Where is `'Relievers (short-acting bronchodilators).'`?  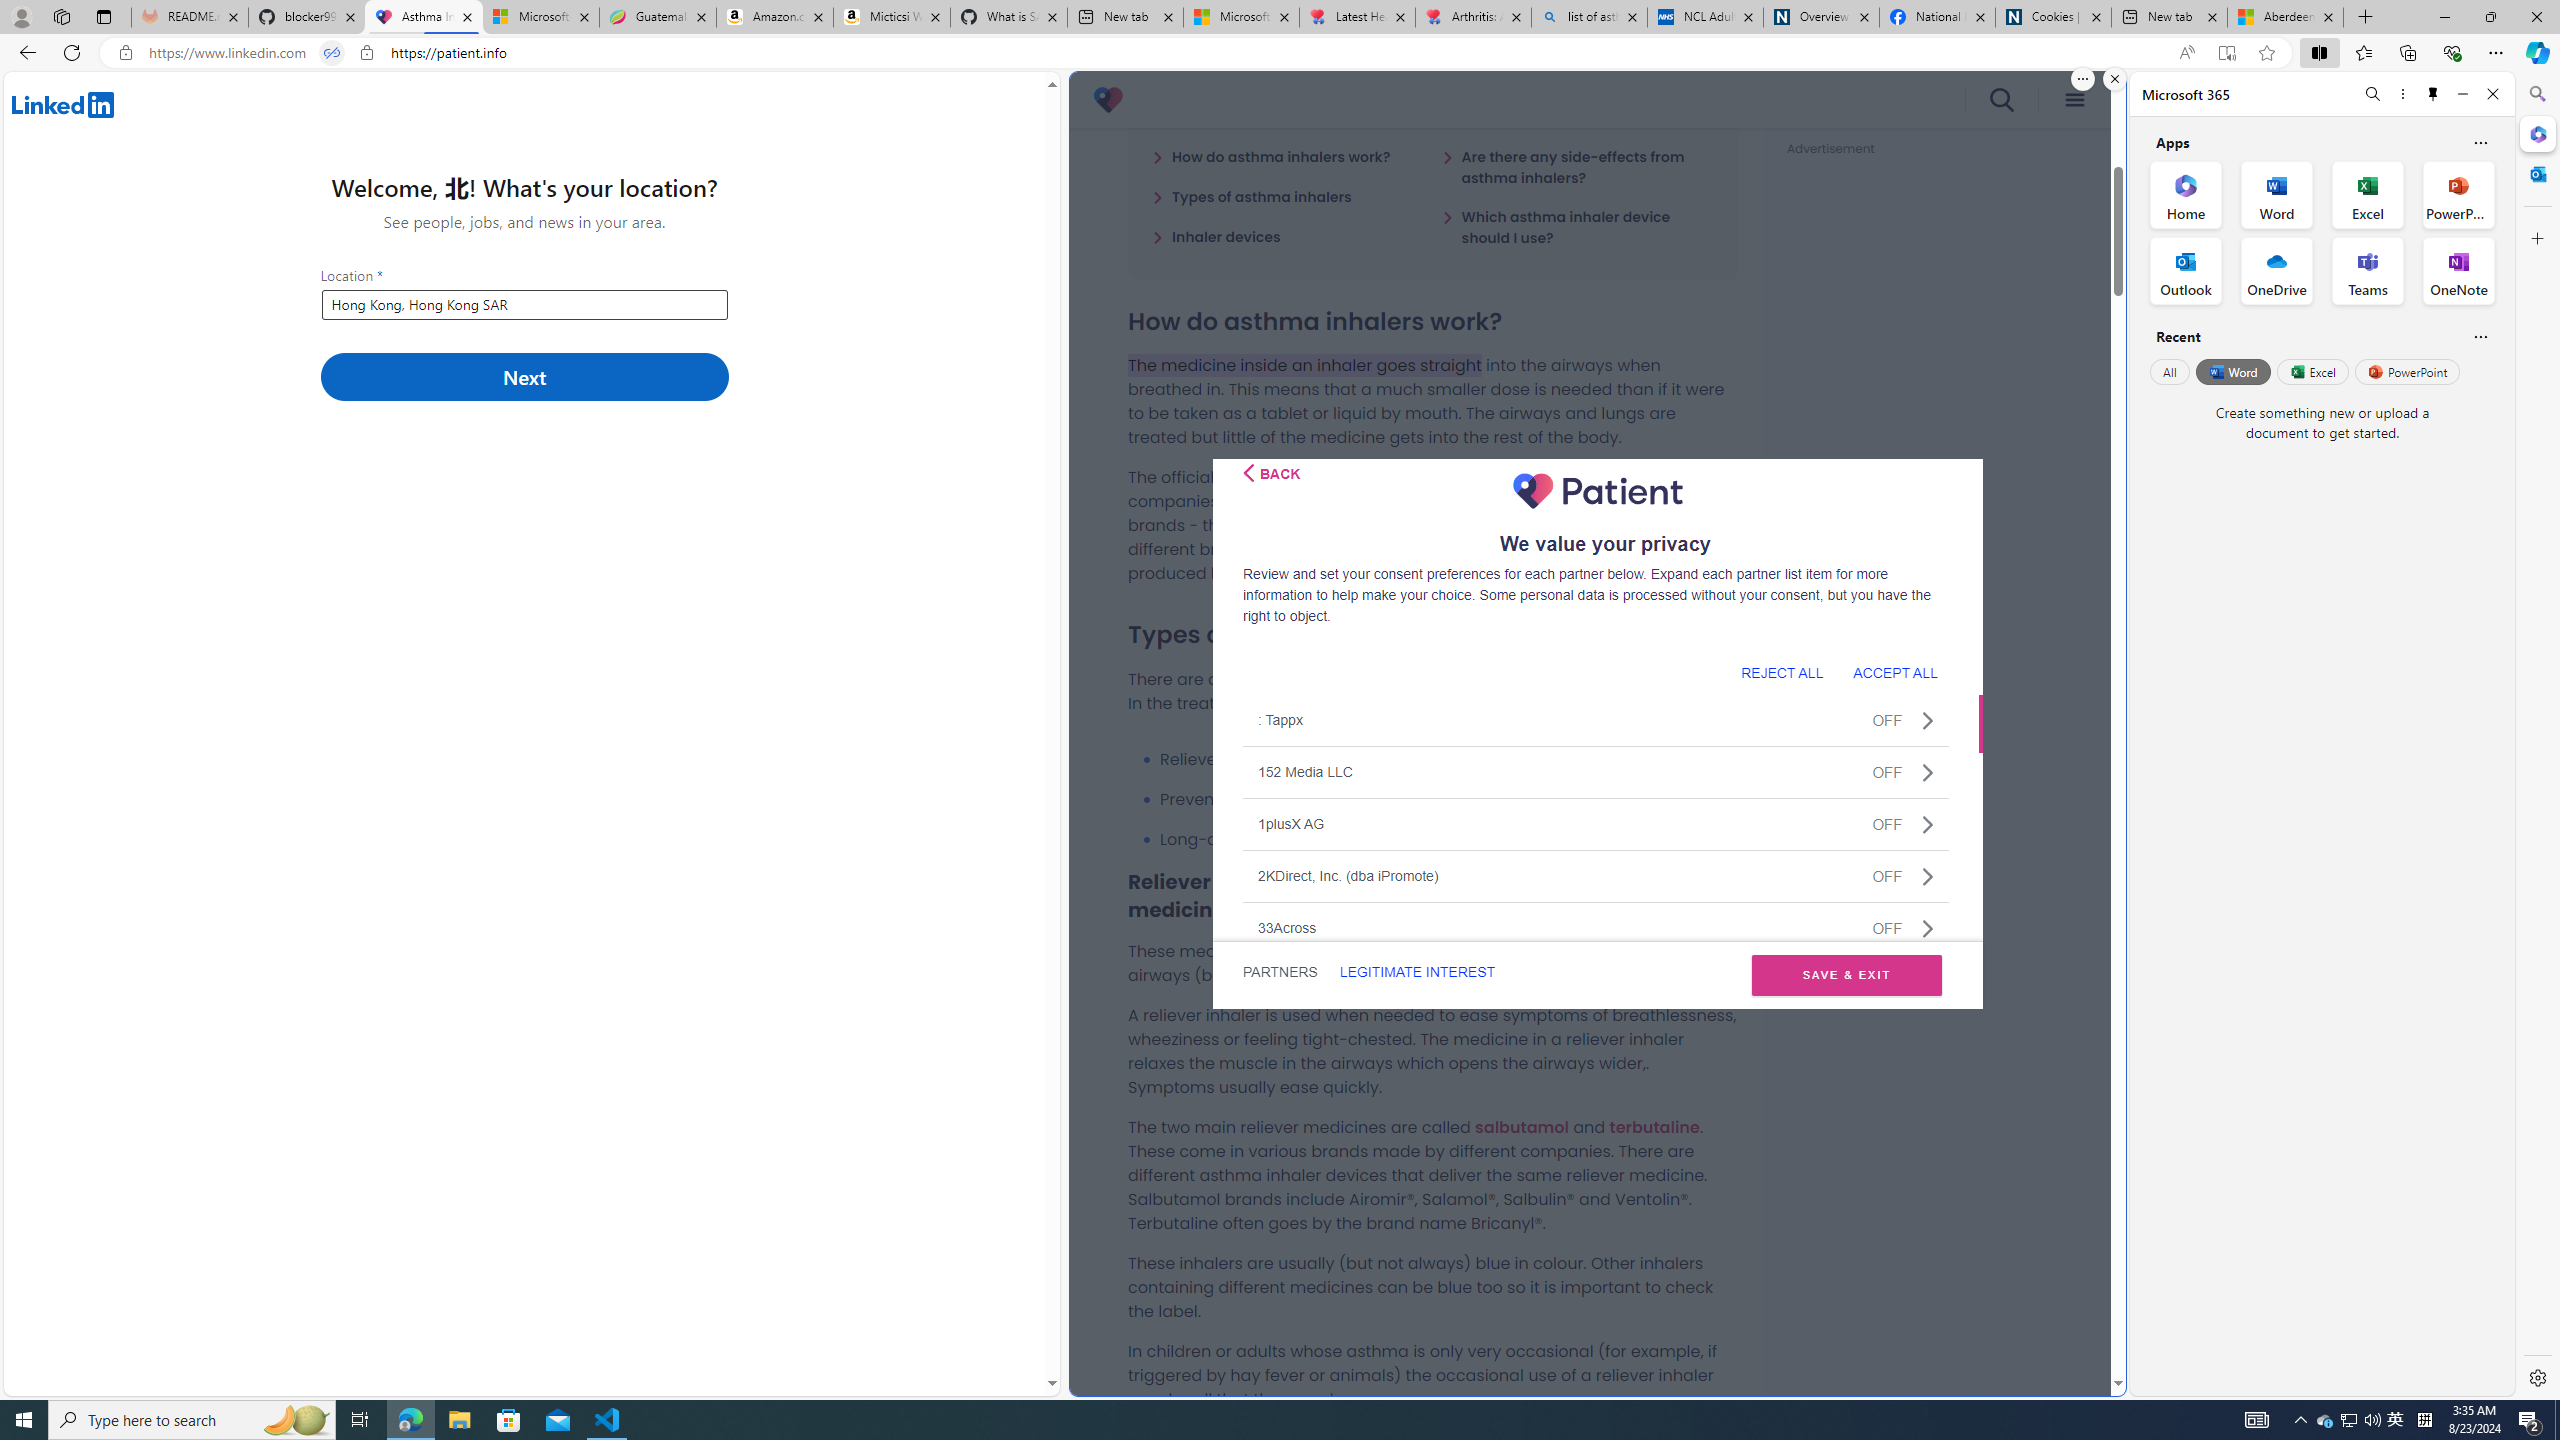
'Relievers (short-acting bronchodilators).' is located at coordinates (1447, 758).